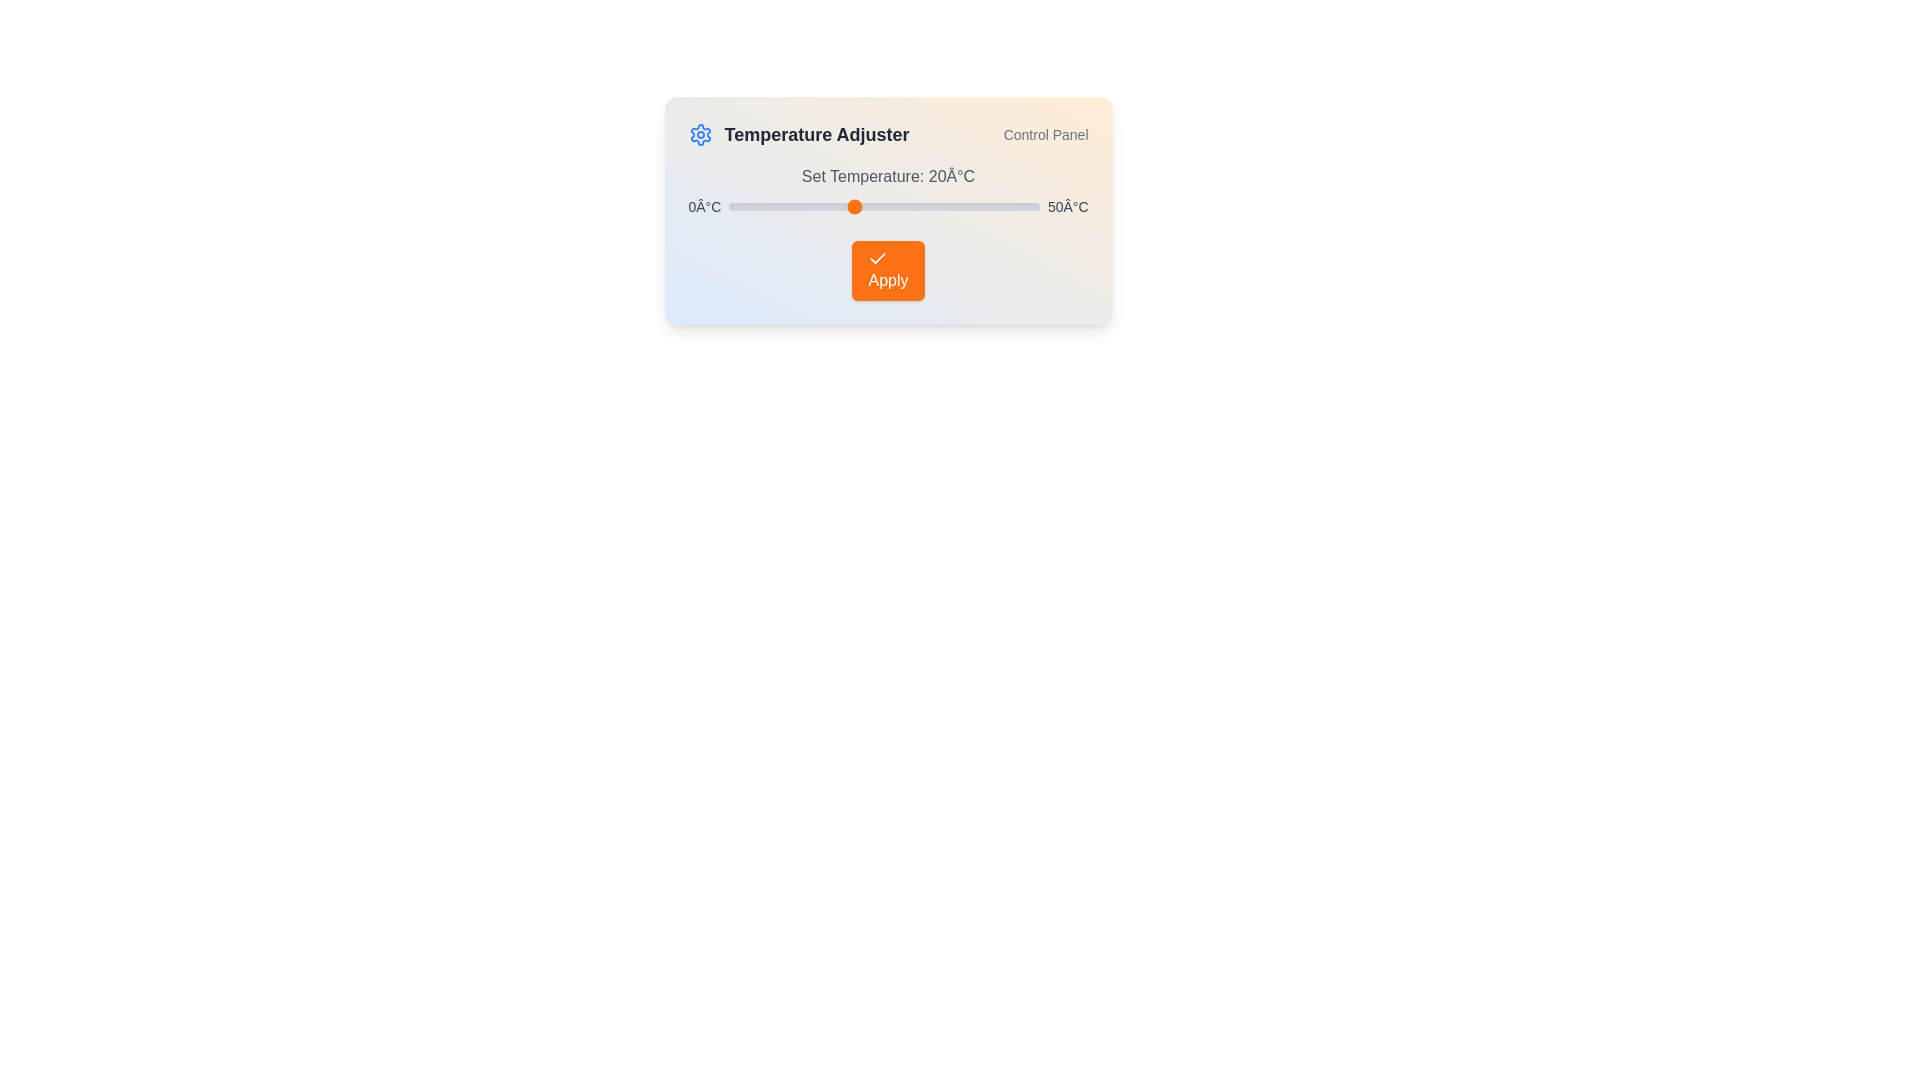 This screenshot has height=1080, width=1920. I want to click on the temperature slider to set the temperature to 7°C, so click(771, 207).